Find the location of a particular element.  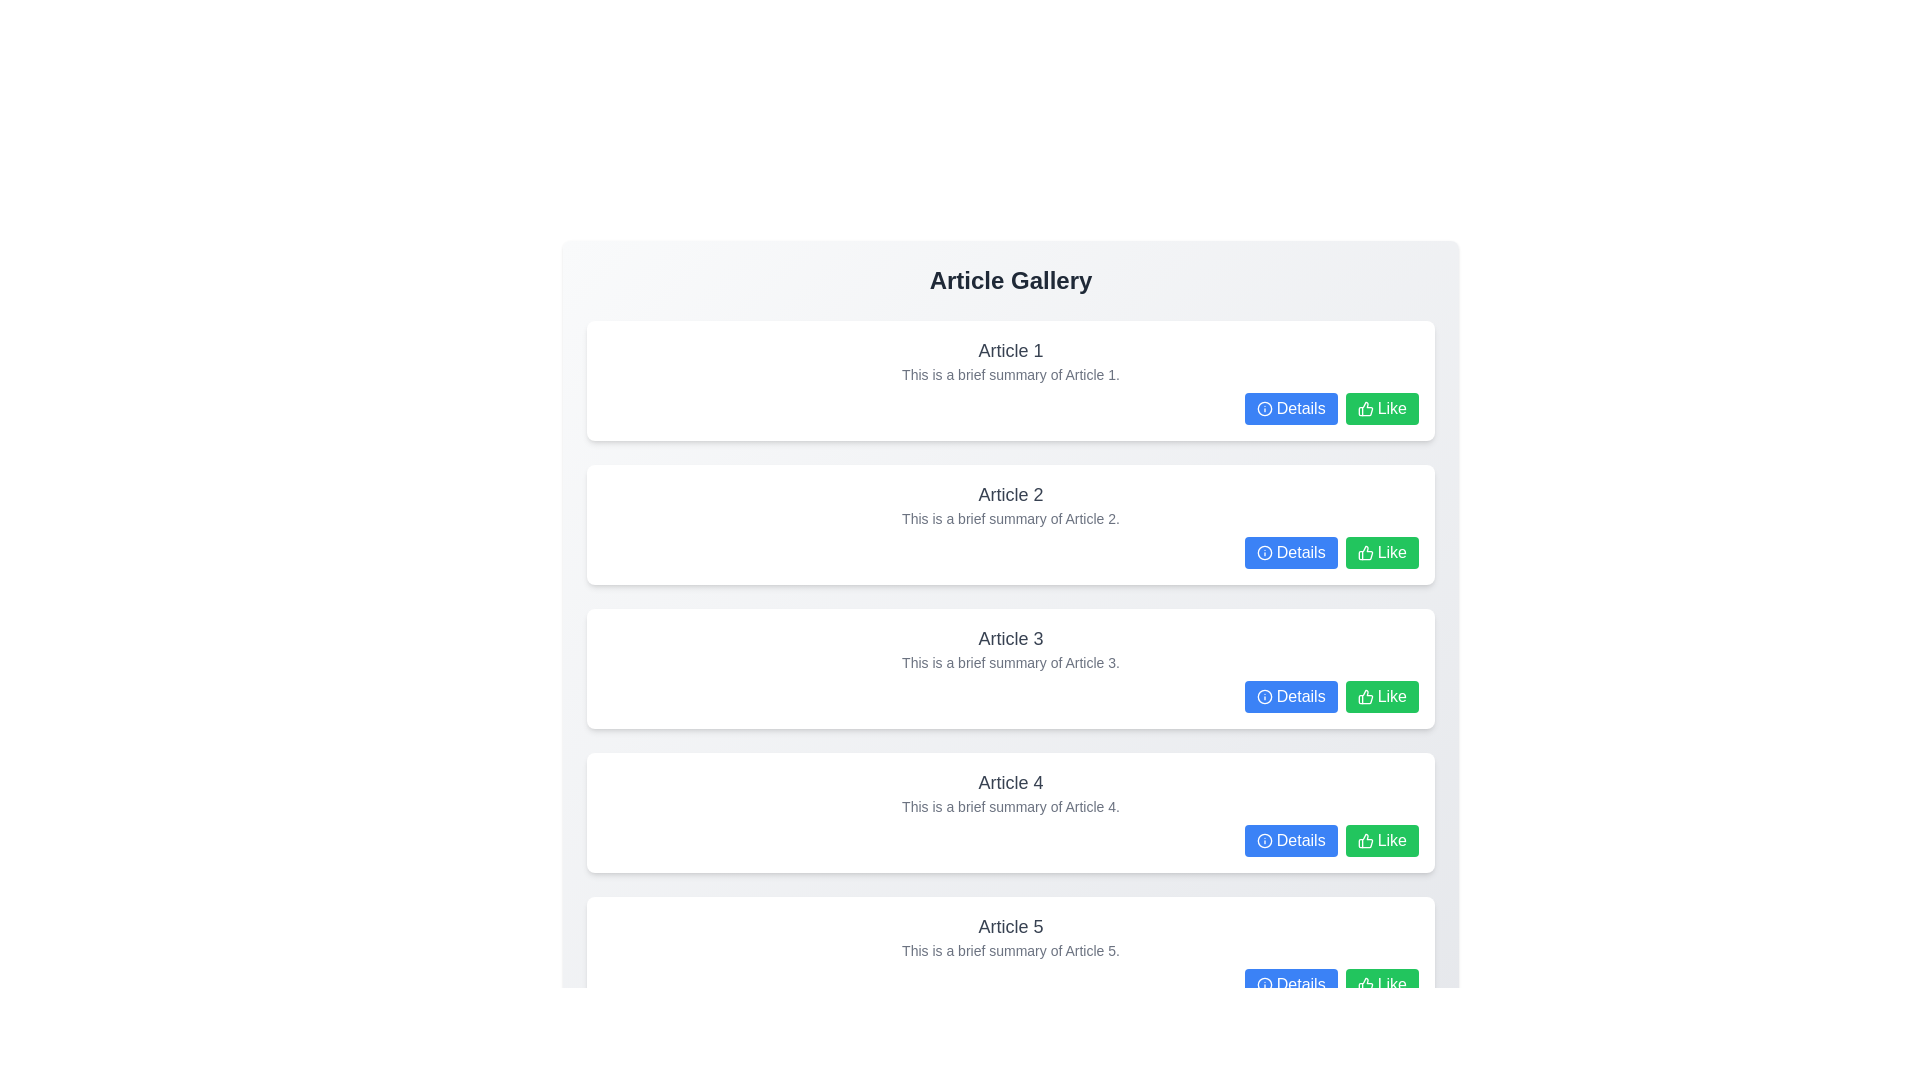

the green 'Like' button with rounded corners, labeled 'Like' in white text, located in the bottom-right corner of the second article card, to like the article is located at coordinates (1381, 552).